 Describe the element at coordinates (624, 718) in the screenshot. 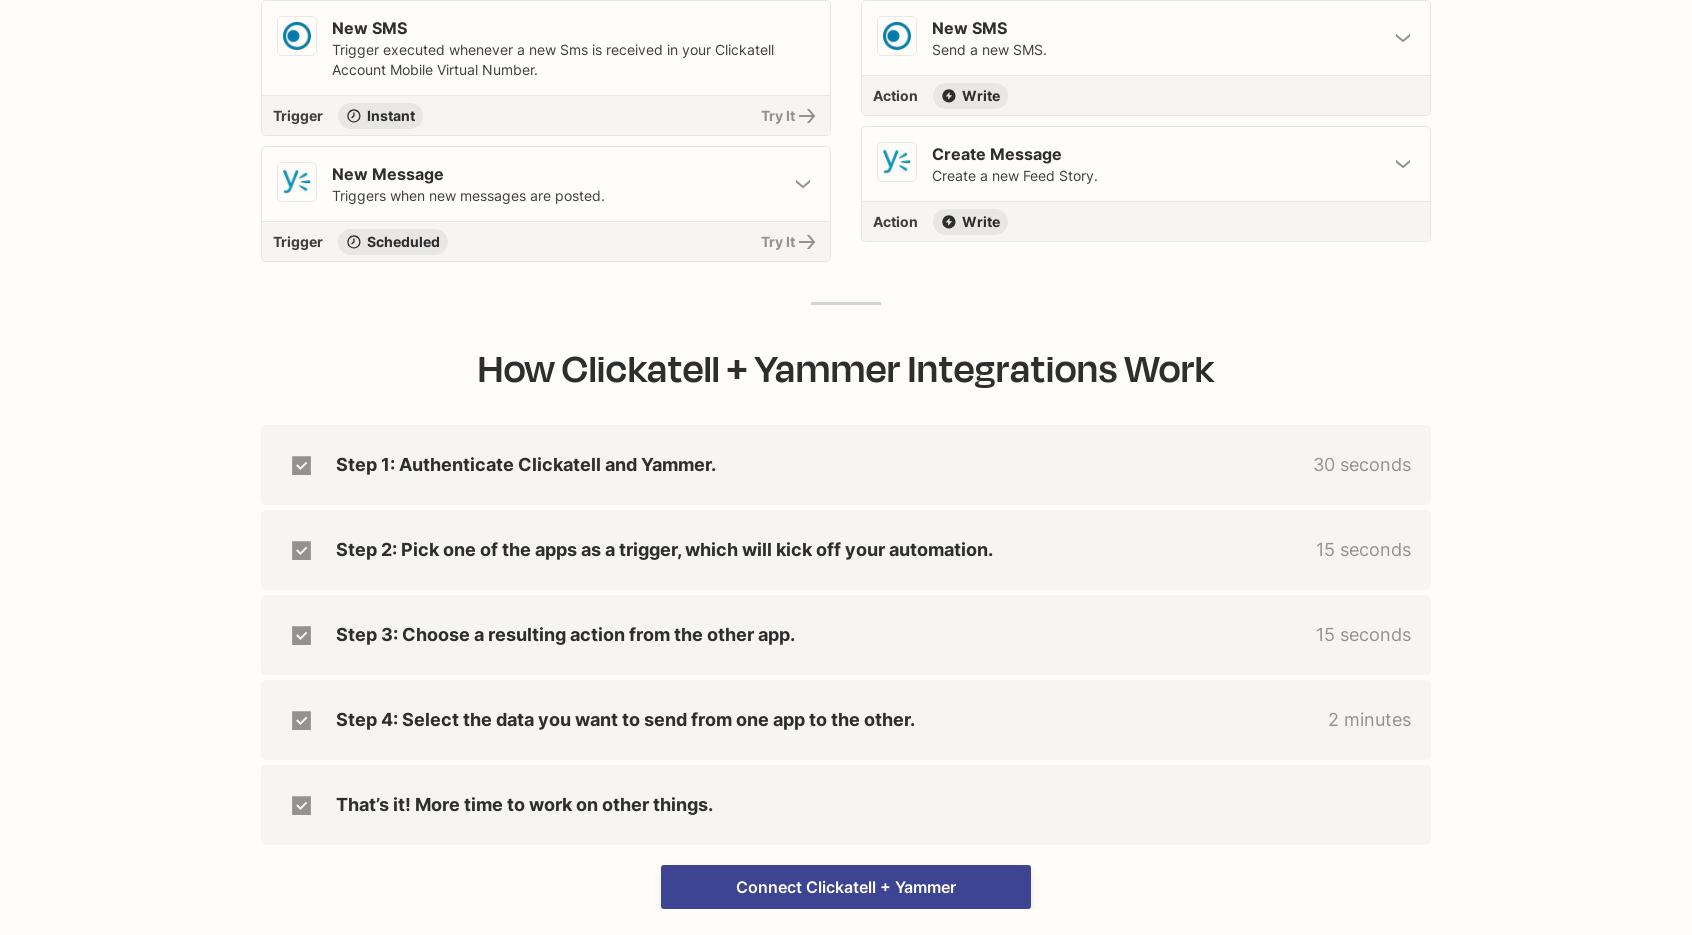

I see `'Step 4: Select the data you want to send from one app to the other.'` at that location.